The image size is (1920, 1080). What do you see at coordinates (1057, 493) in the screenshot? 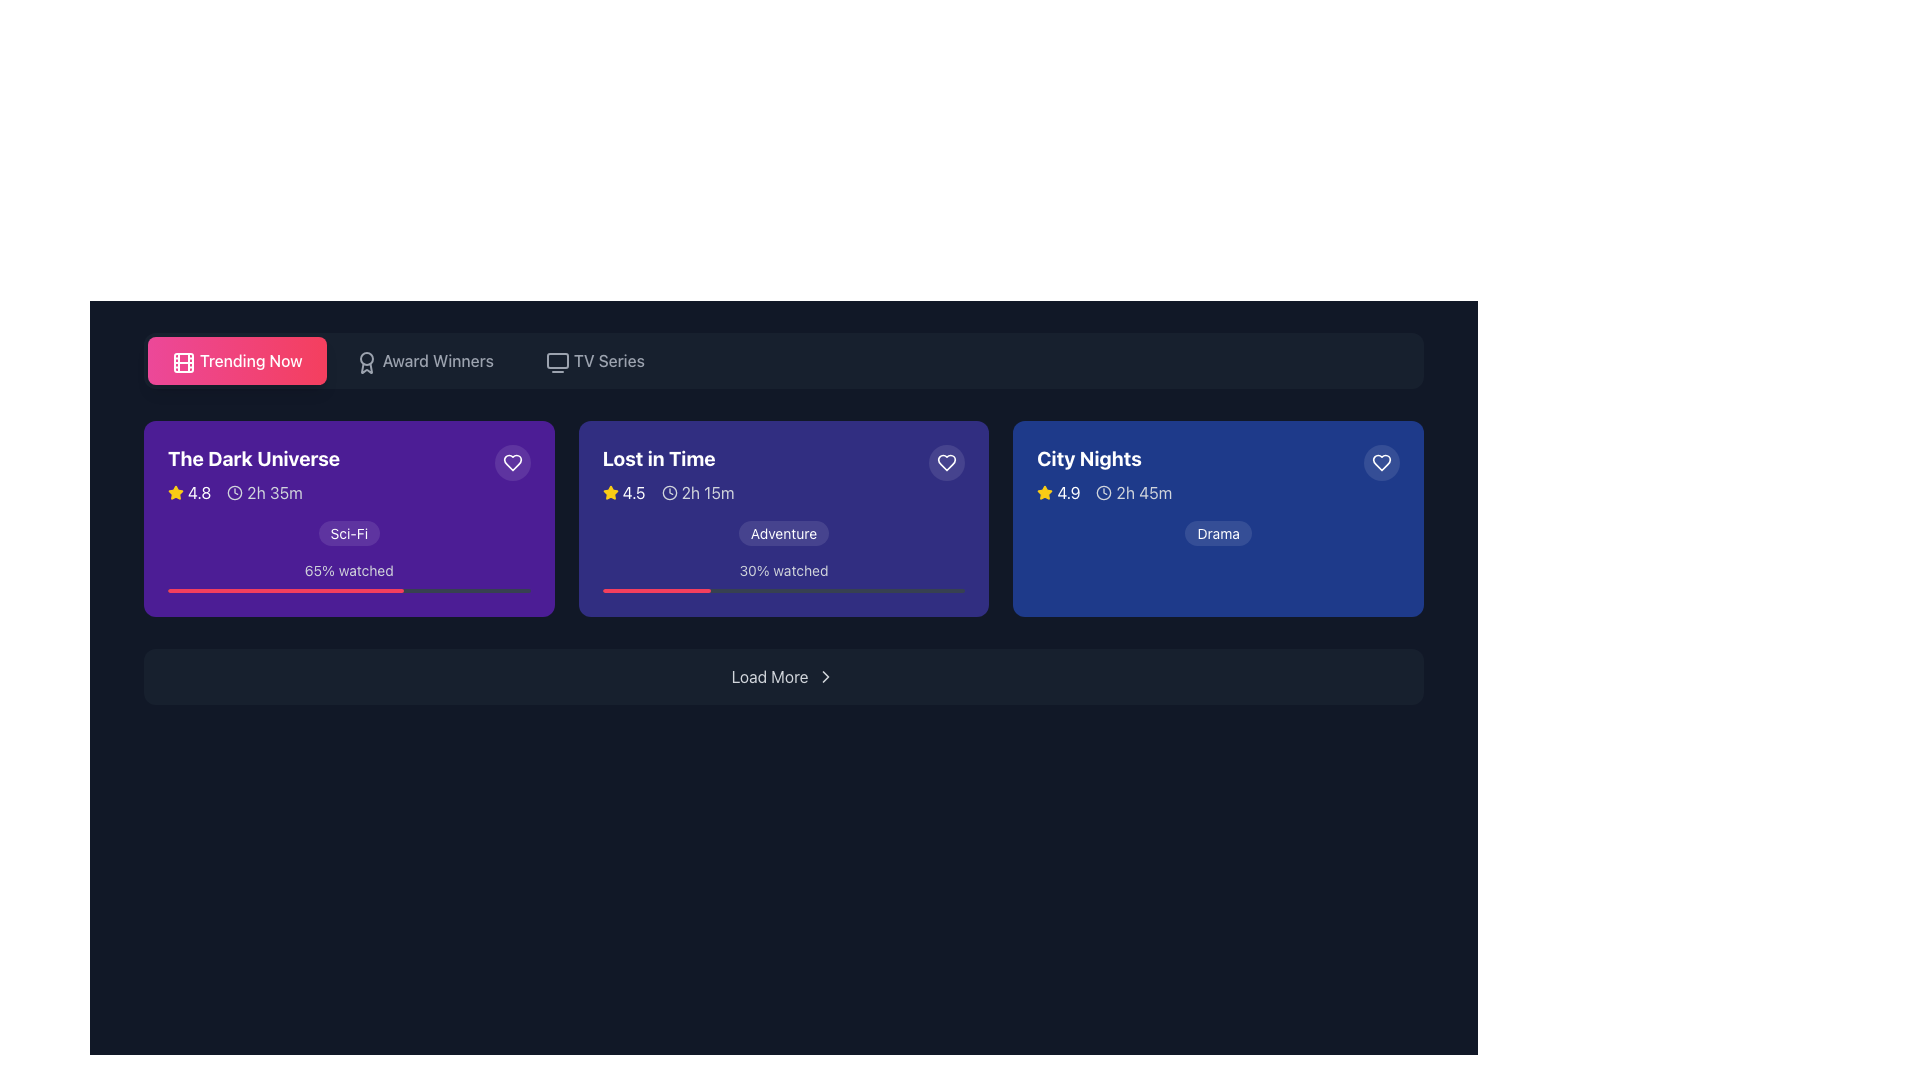
I see `the Rating display with star and numeric value located at the top left of the 'City Nights' card` at bounding box center [1057, 493].